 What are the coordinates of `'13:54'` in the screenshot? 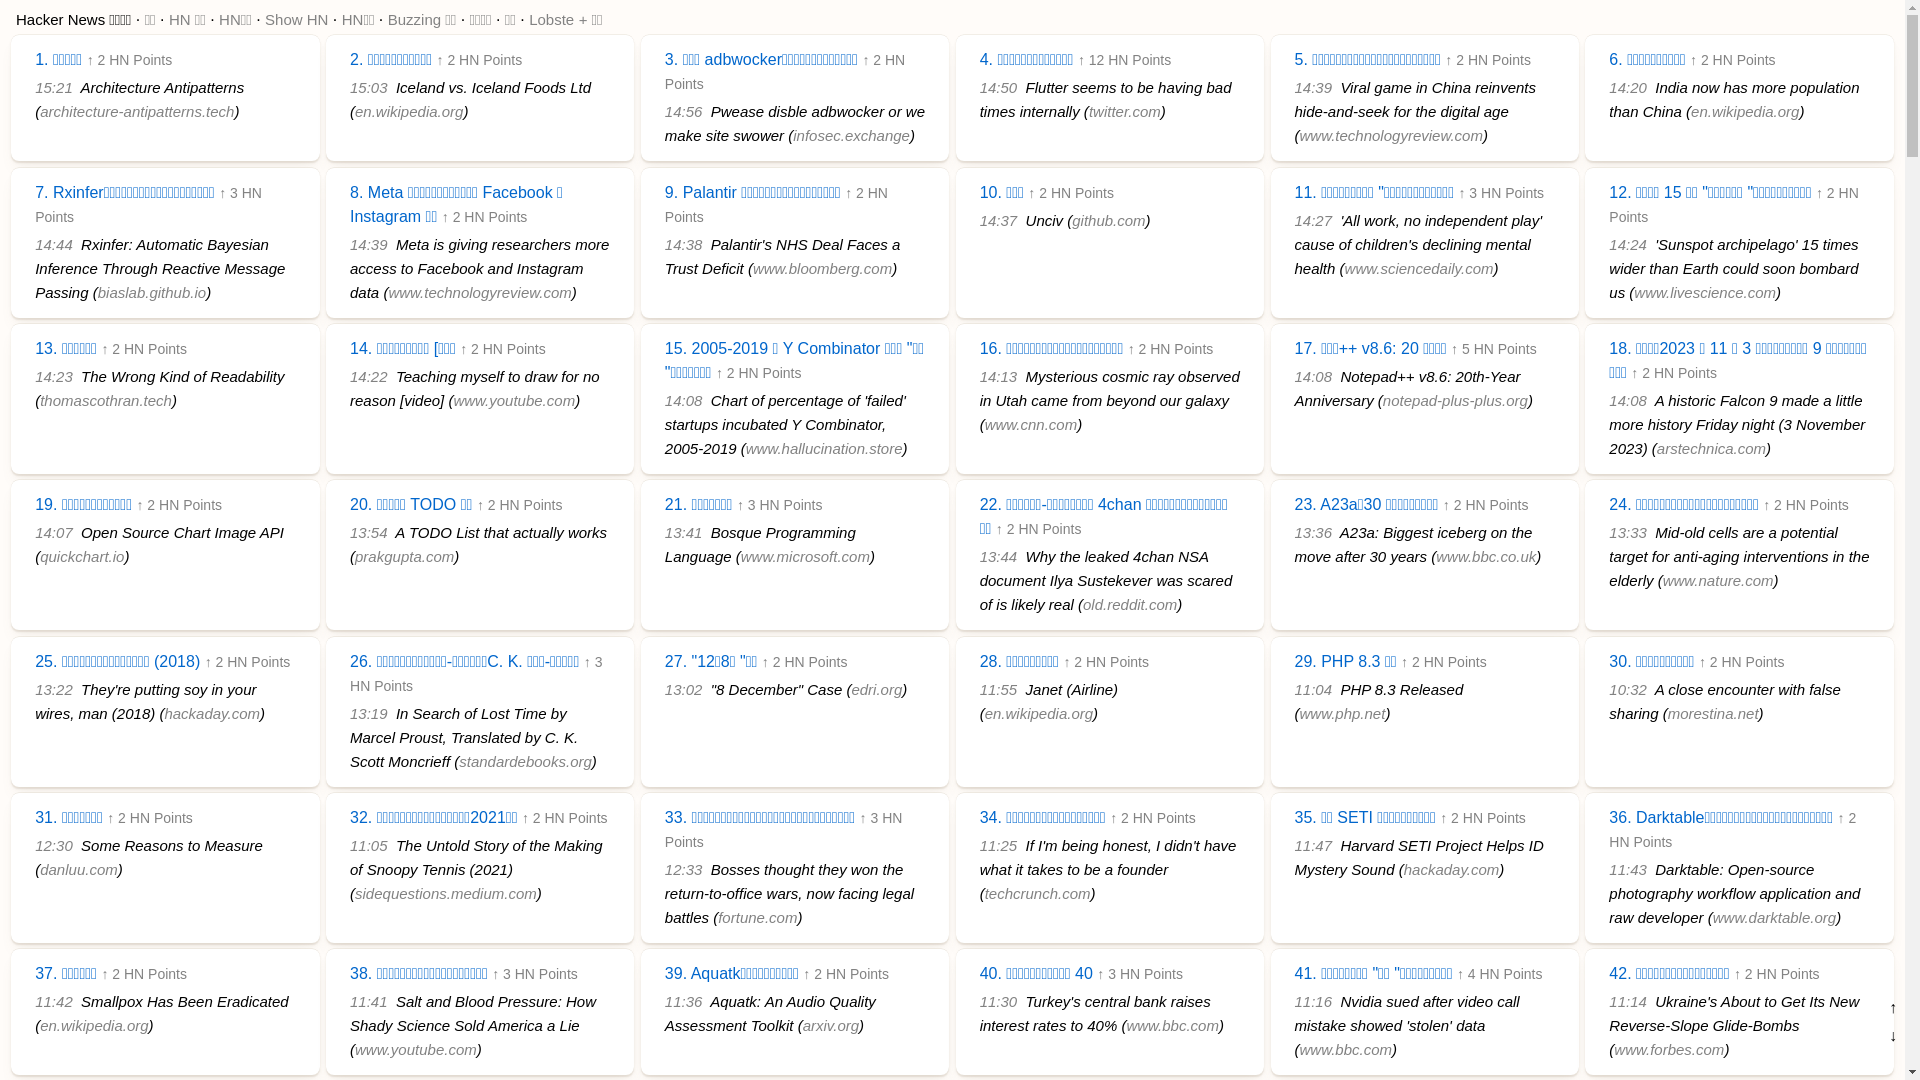 It's located at (369, 531).